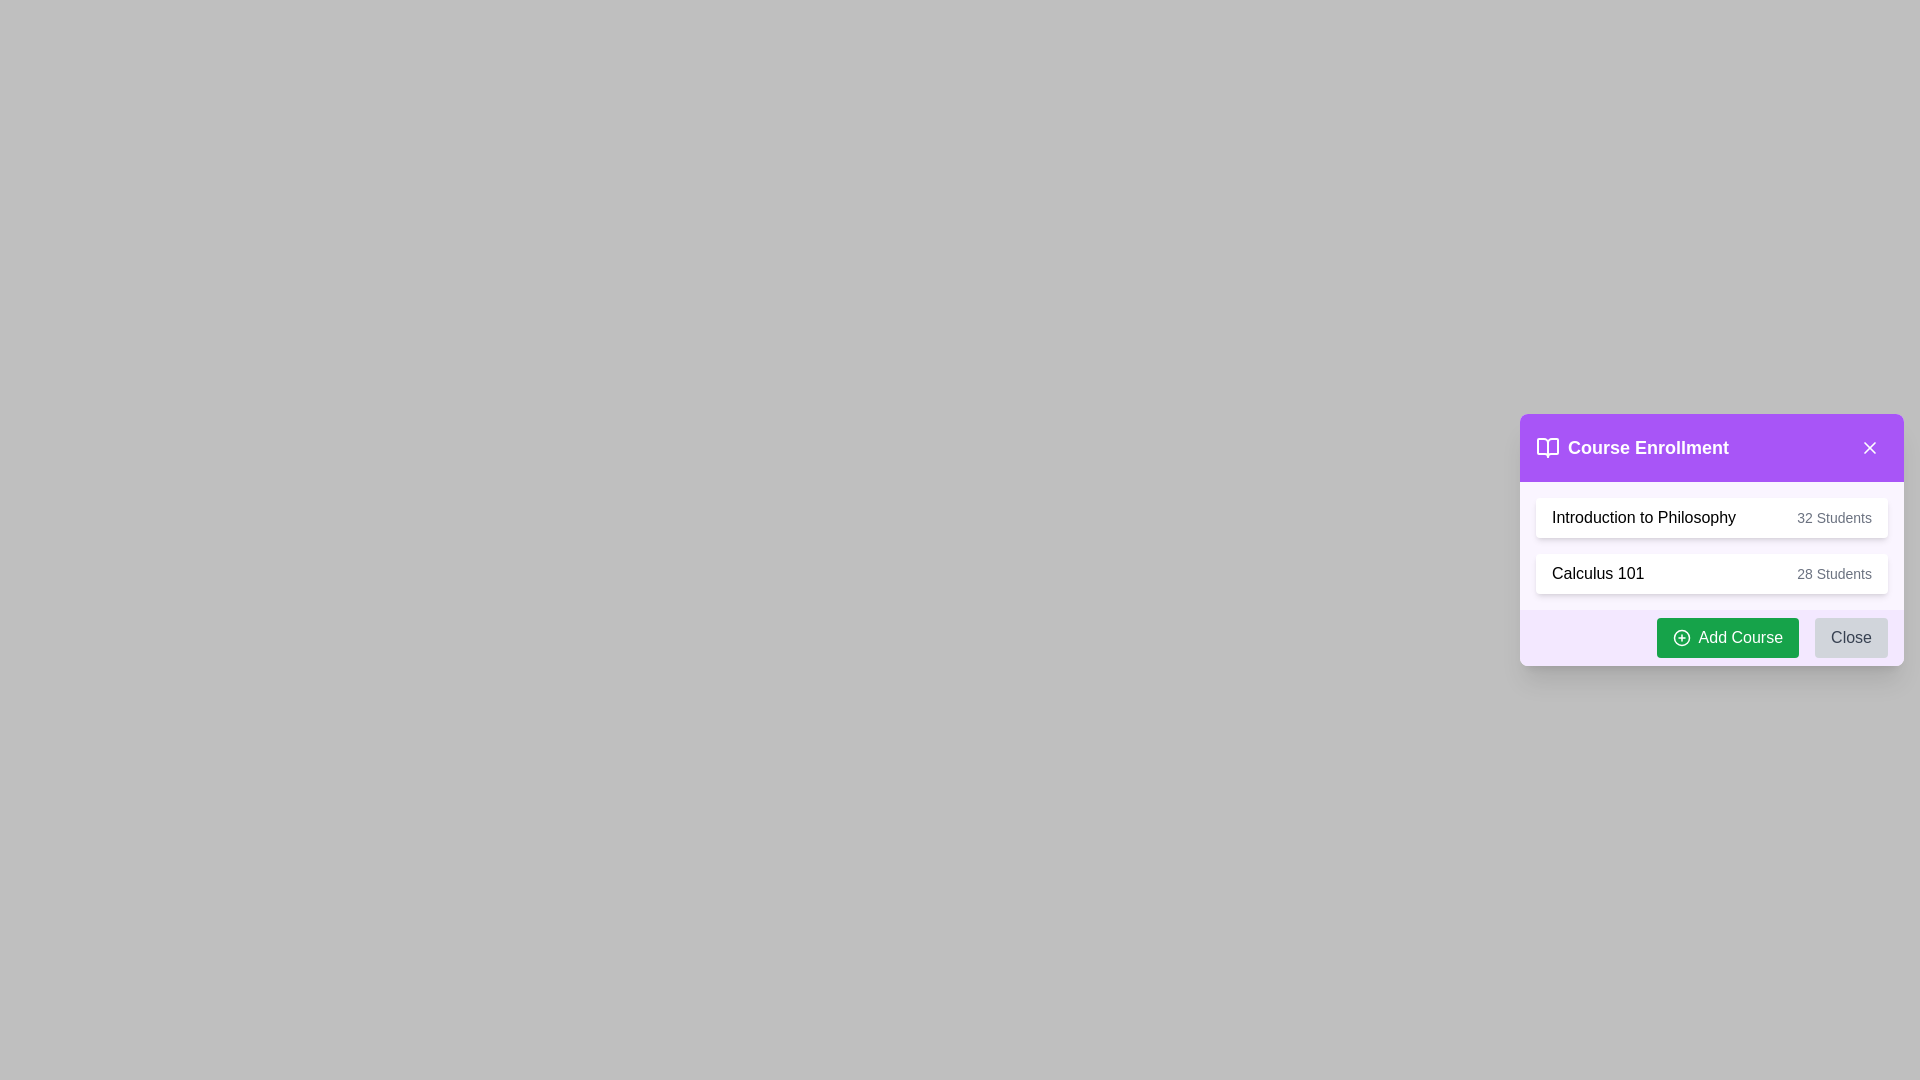 The height and width of the screenshot is (1080, 1920). What do you see at coordinates (1547, 446) in the screenshot?
I see `the decorative icon representing 'Course Enrollment' located at the top-left of the purple header section of the modal window` at bounding box center [1547, 446].